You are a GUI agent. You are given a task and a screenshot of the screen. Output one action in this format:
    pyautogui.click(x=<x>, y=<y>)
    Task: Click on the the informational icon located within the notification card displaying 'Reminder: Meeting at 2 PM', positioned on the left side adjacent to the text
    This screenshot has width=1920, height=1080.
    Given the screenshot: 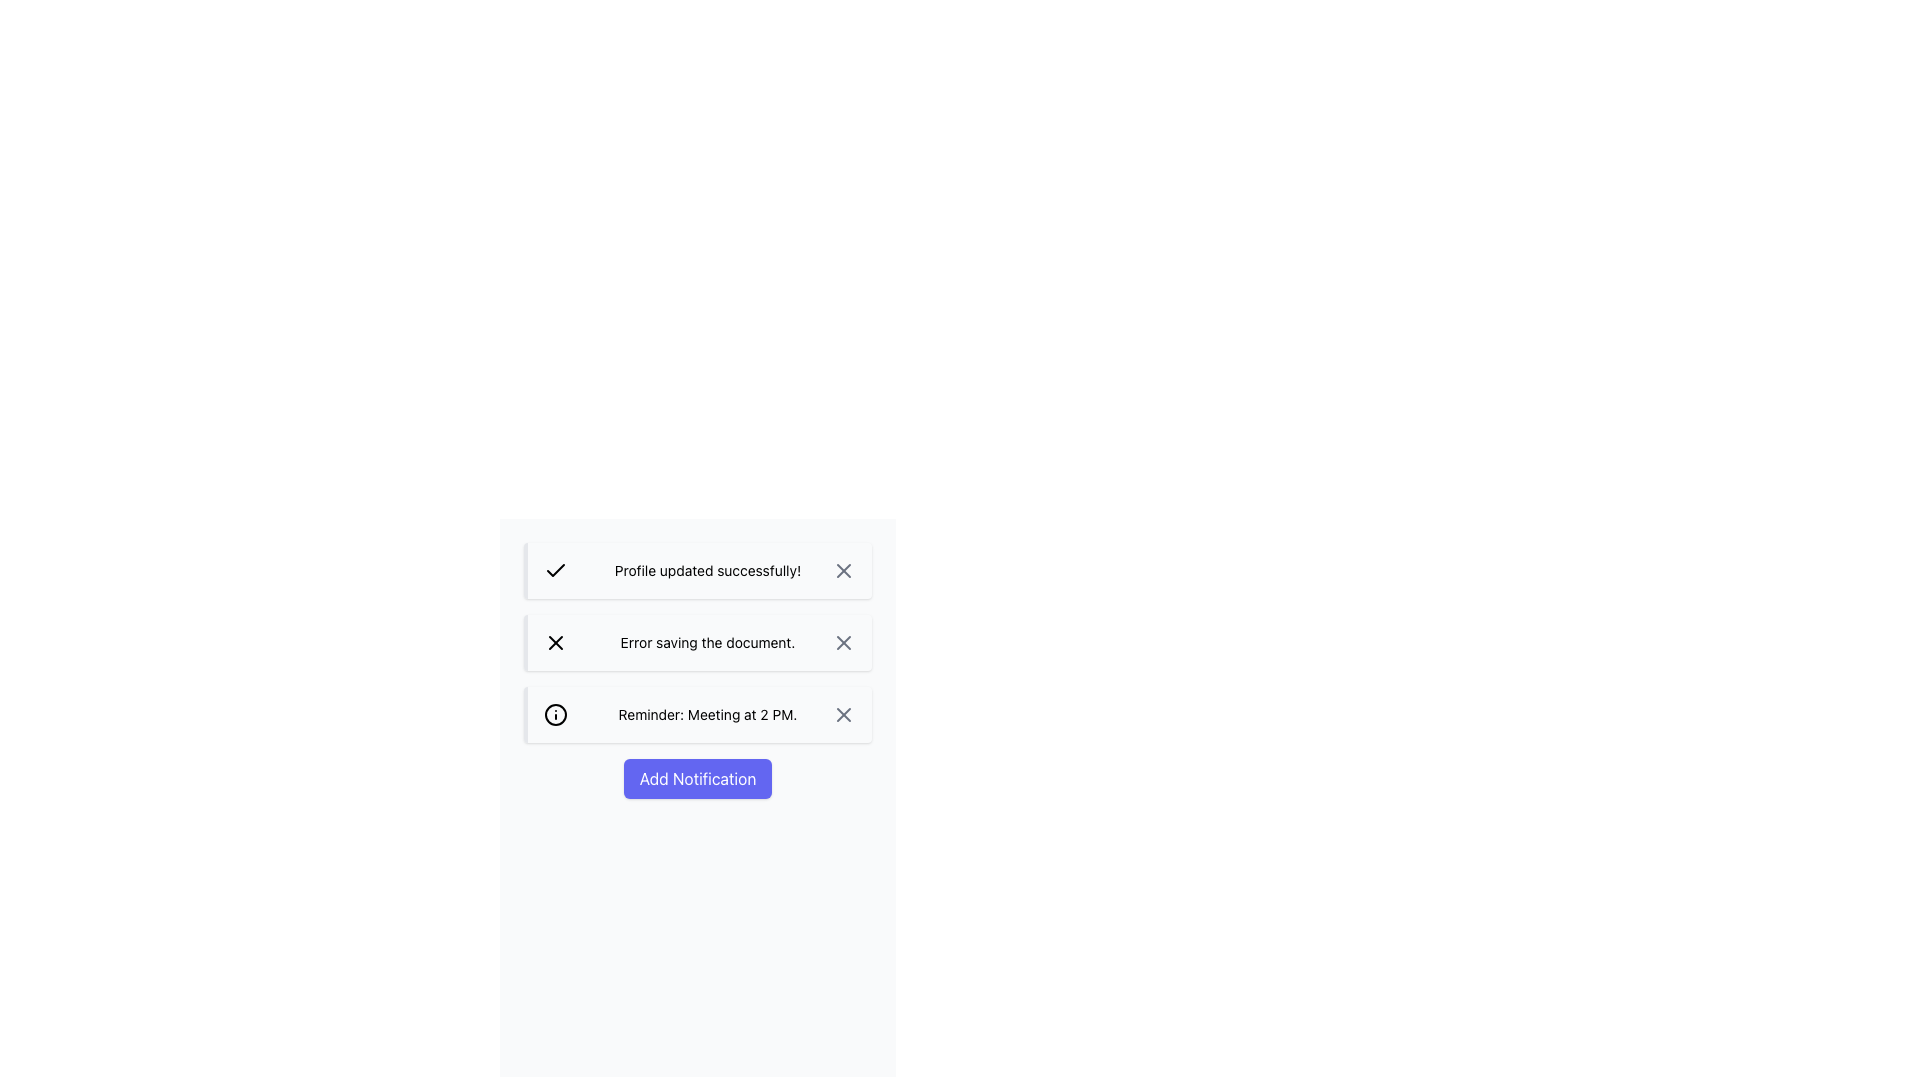 What is the action you would take?
    pyautogui.click(x=556, y=713)
    